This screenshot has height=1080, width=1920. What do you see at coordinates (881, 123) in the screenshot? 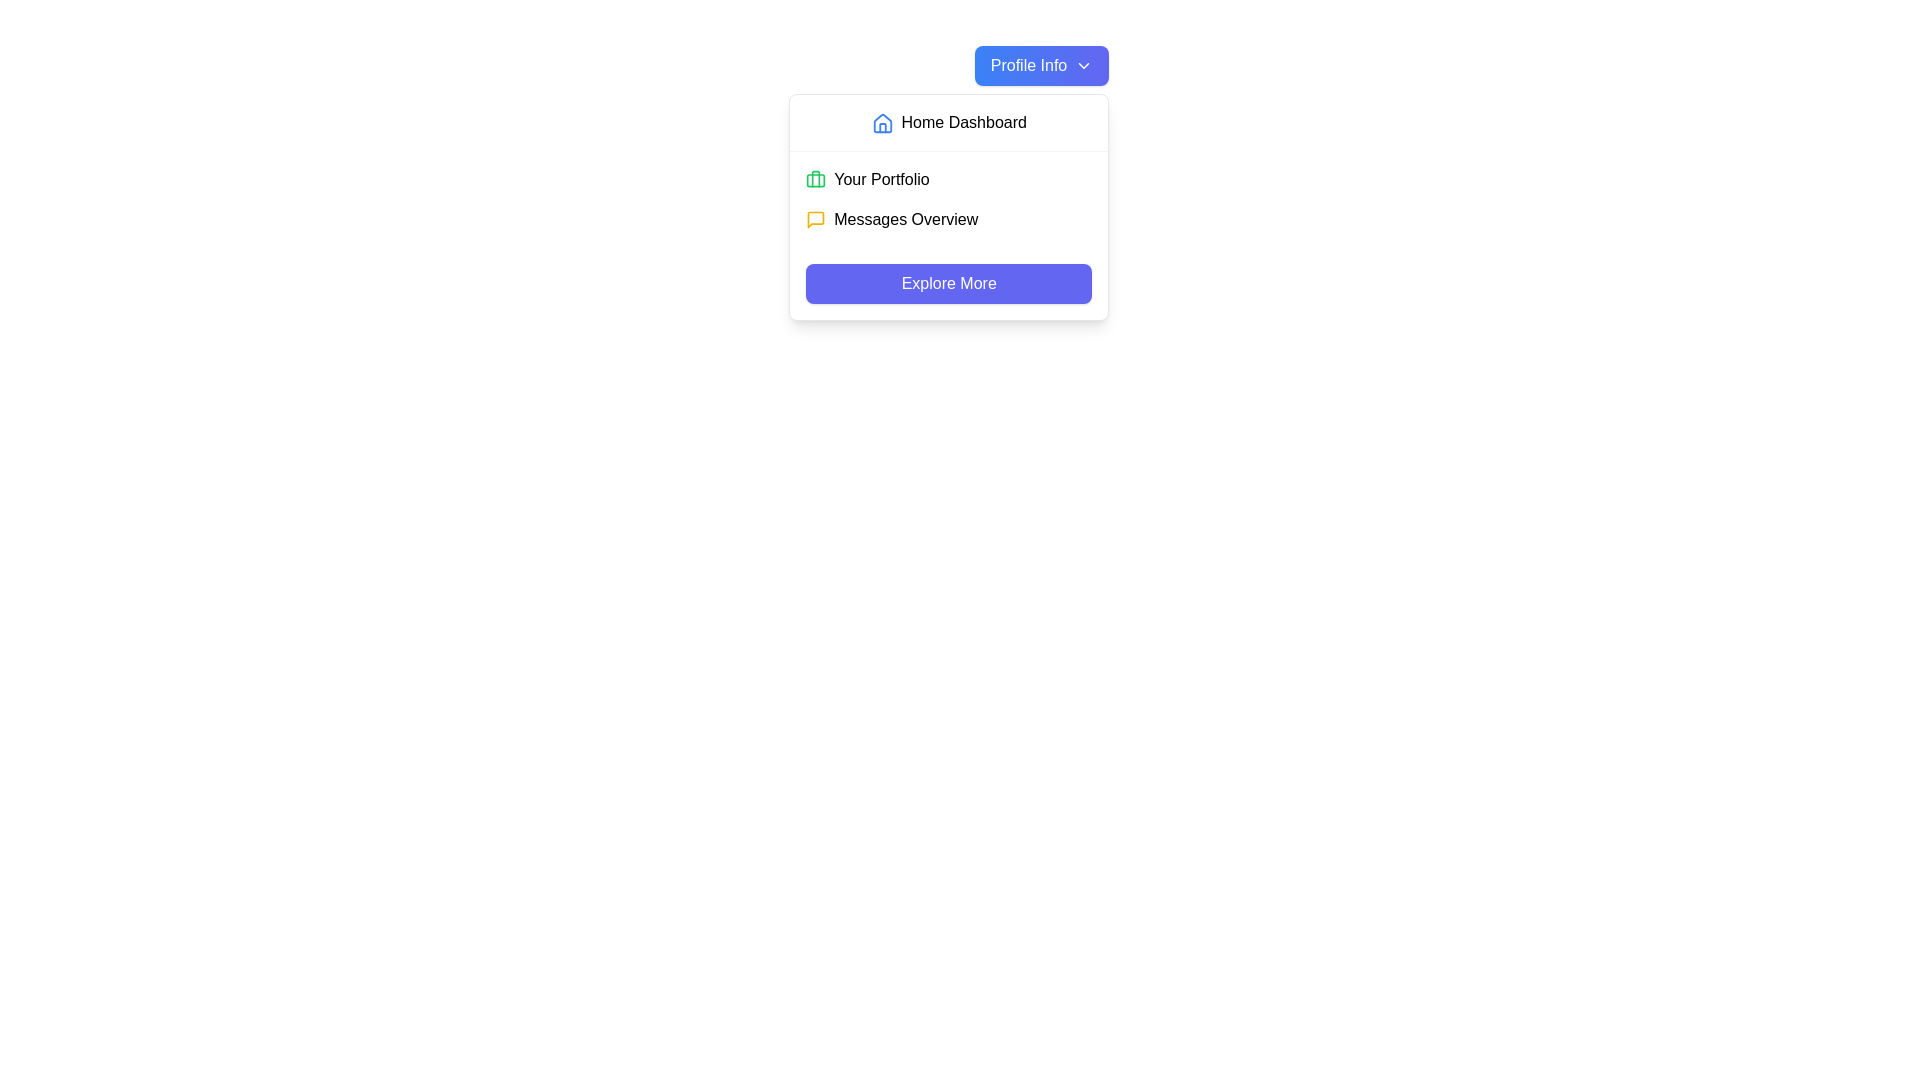
I see `the 'Home Dashboard' icon located to the immediate left of the 'Home Dashboard' text in the dropdown menu` at bounding box center [881, 123].